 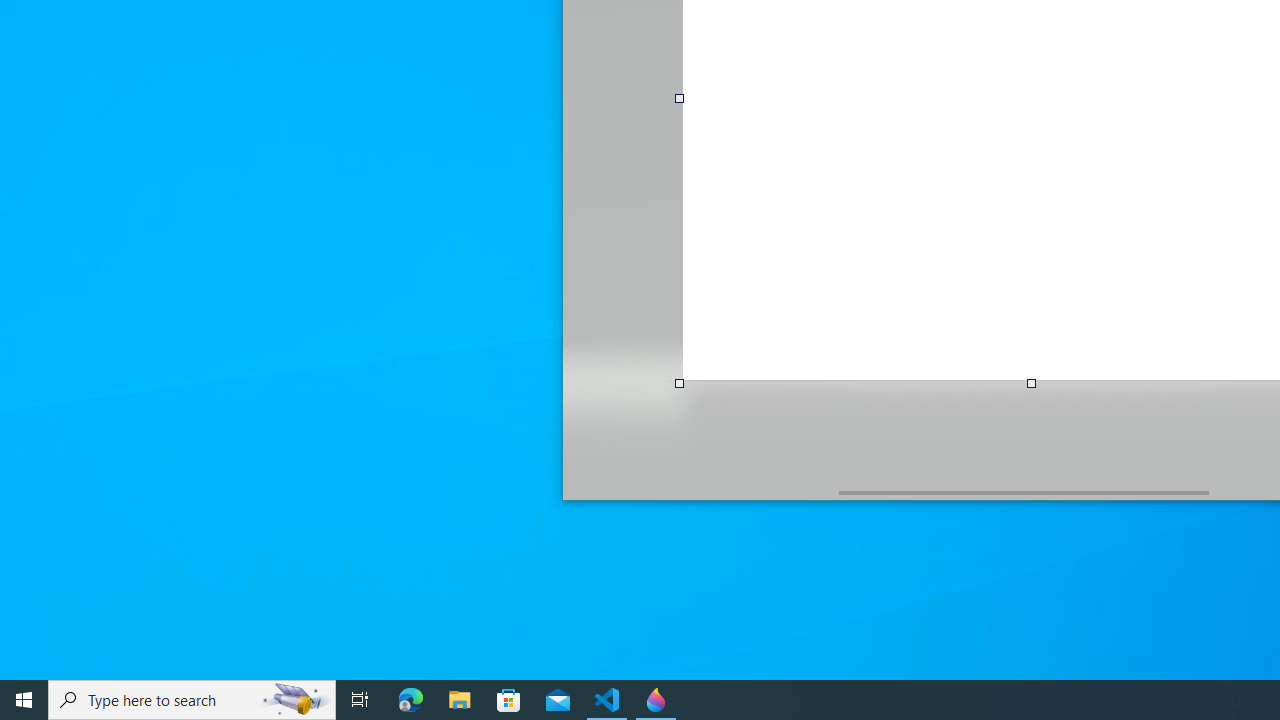 I want to click on 'Search highlights icon opens search home window', so click(x=294, y=698).